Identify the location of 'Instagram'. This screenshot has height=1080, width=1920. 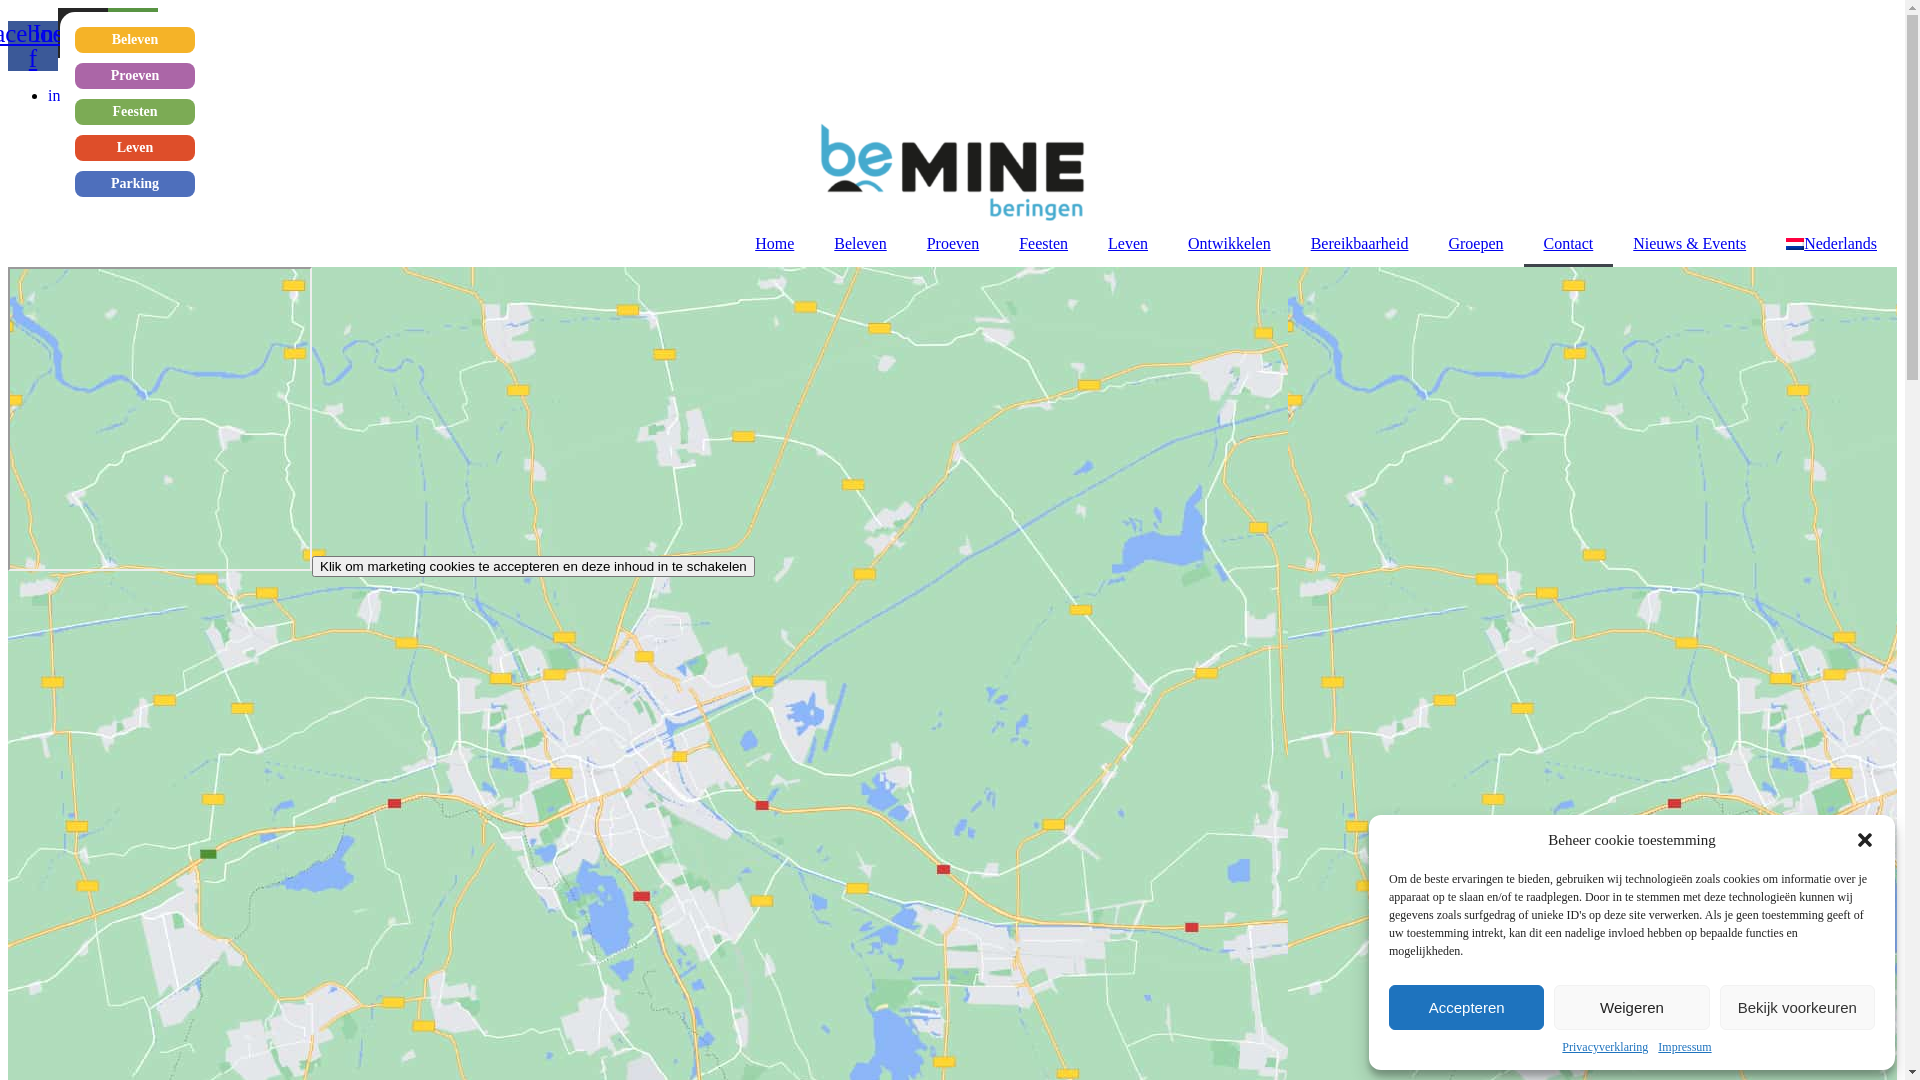
(81, 33).